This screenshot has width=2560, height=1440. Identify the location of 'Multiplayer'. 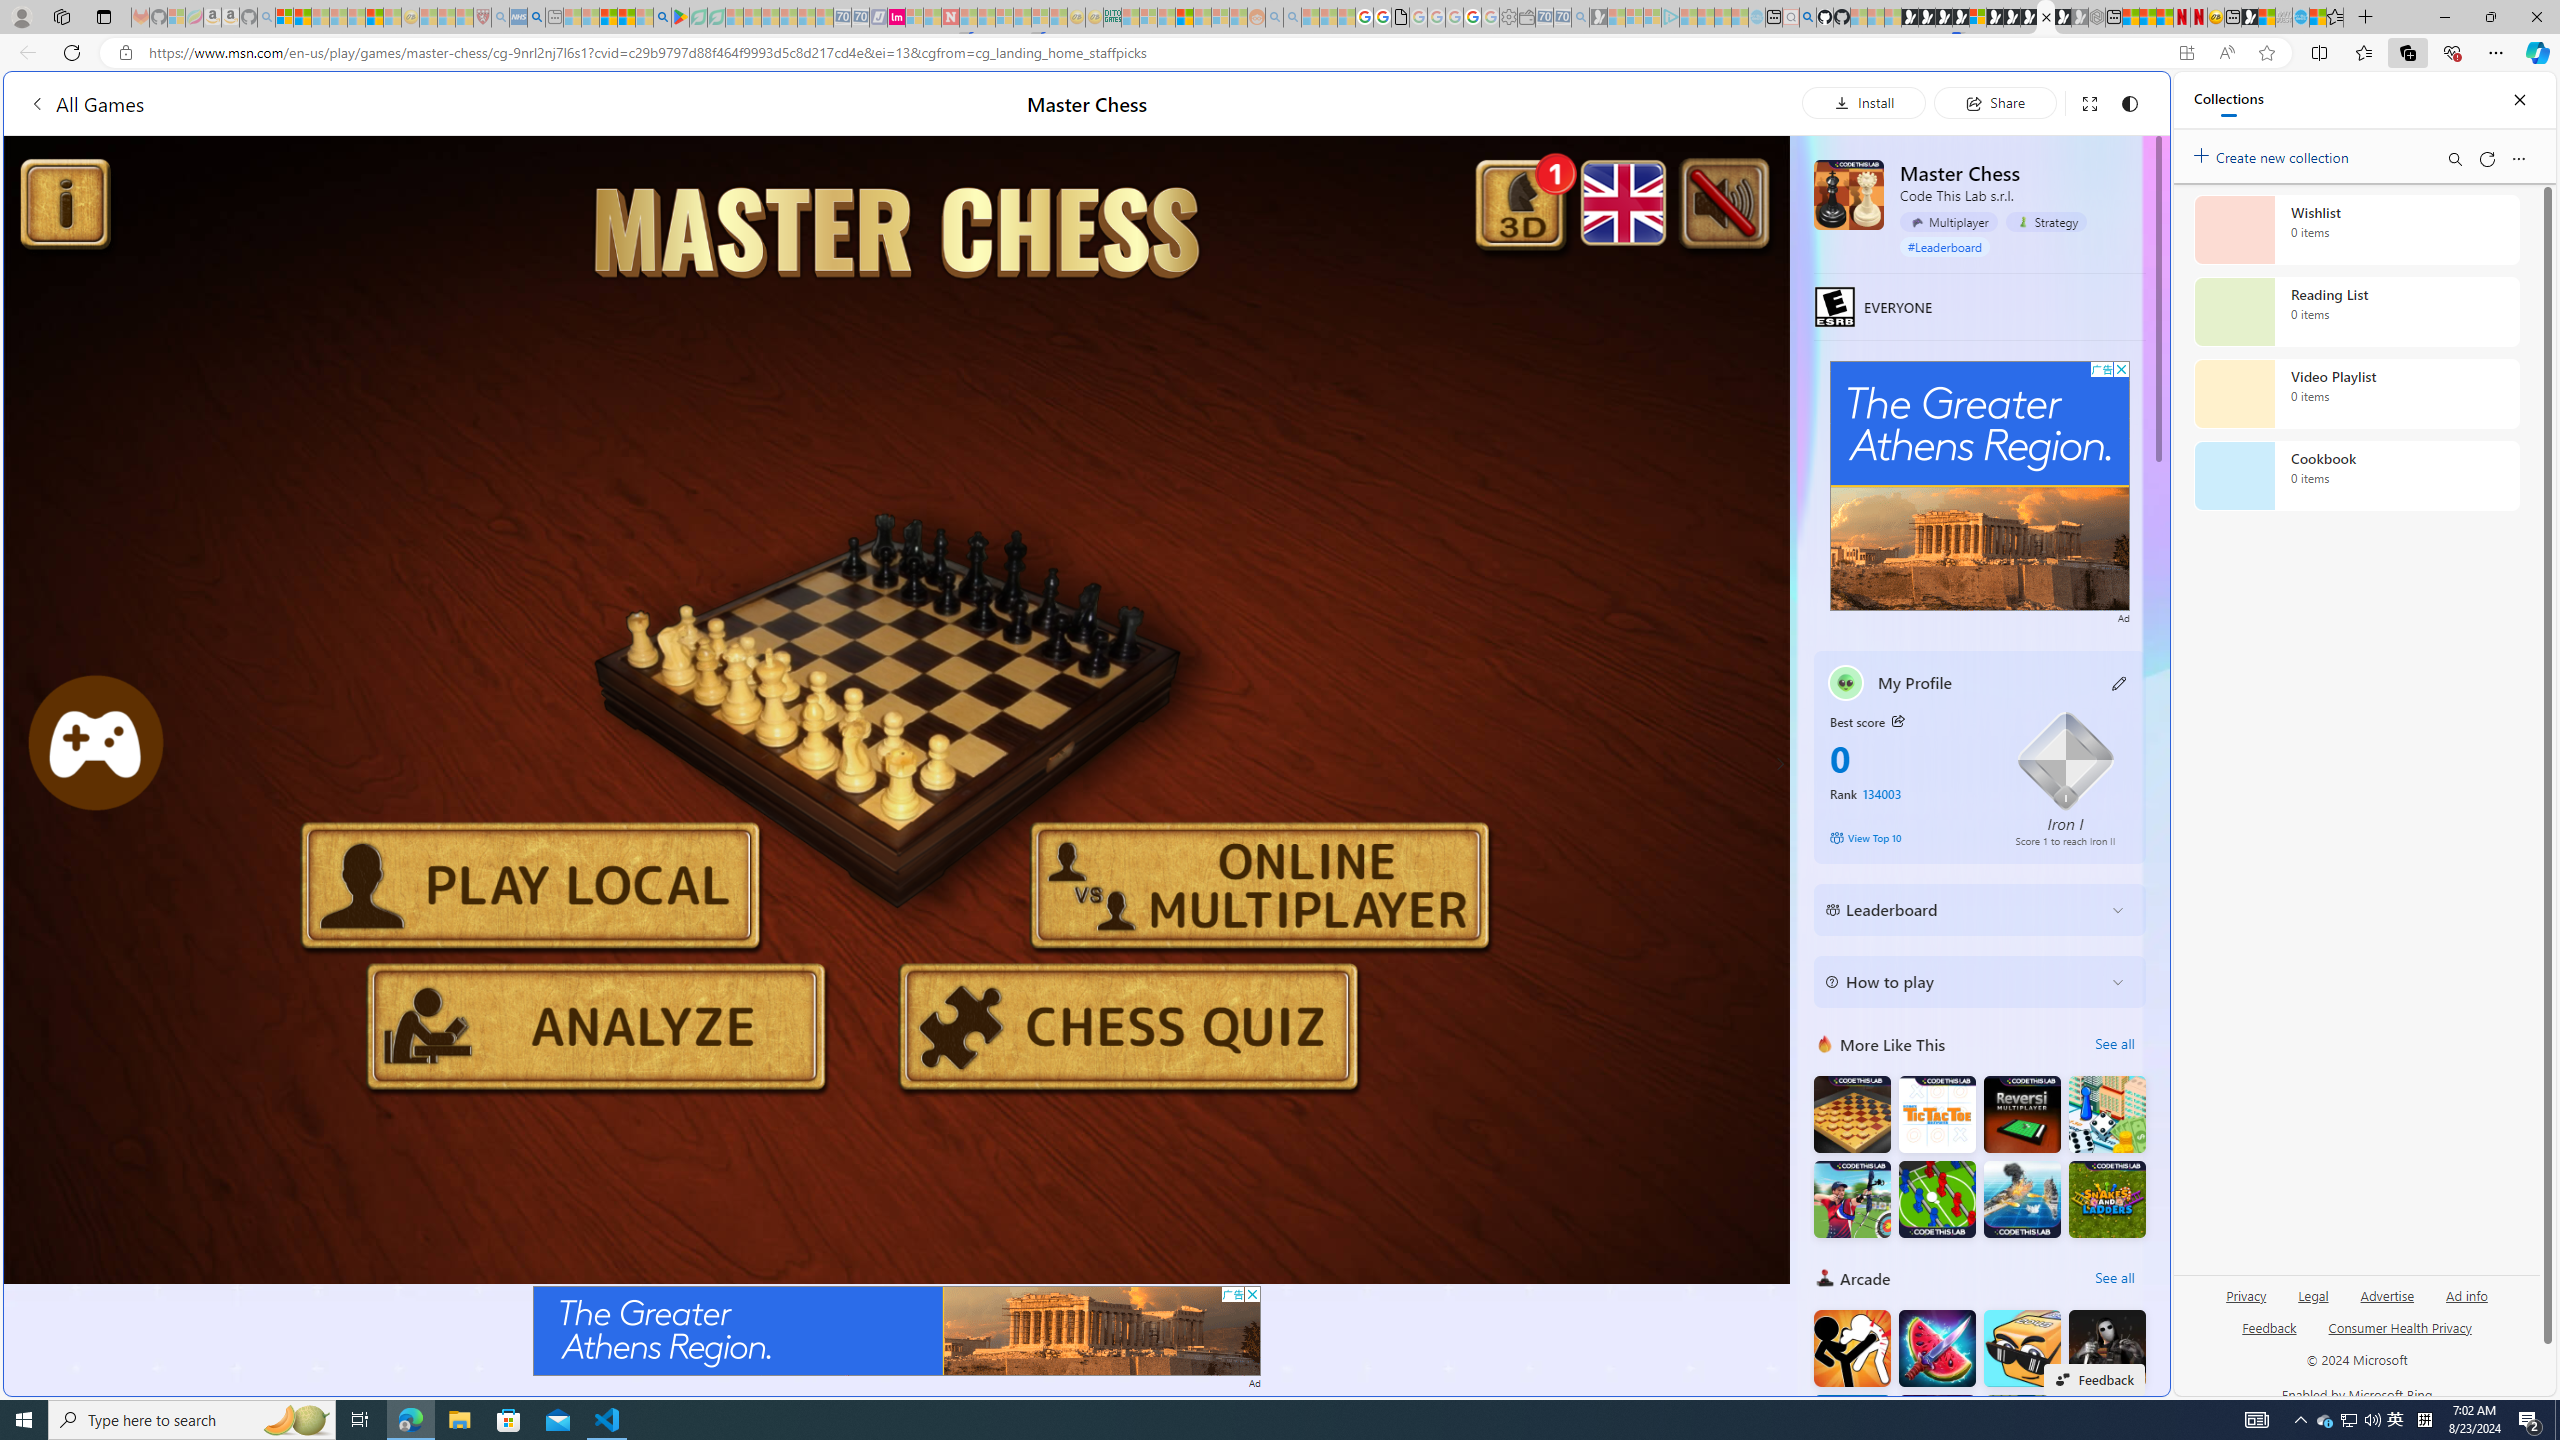
(1948, 222).